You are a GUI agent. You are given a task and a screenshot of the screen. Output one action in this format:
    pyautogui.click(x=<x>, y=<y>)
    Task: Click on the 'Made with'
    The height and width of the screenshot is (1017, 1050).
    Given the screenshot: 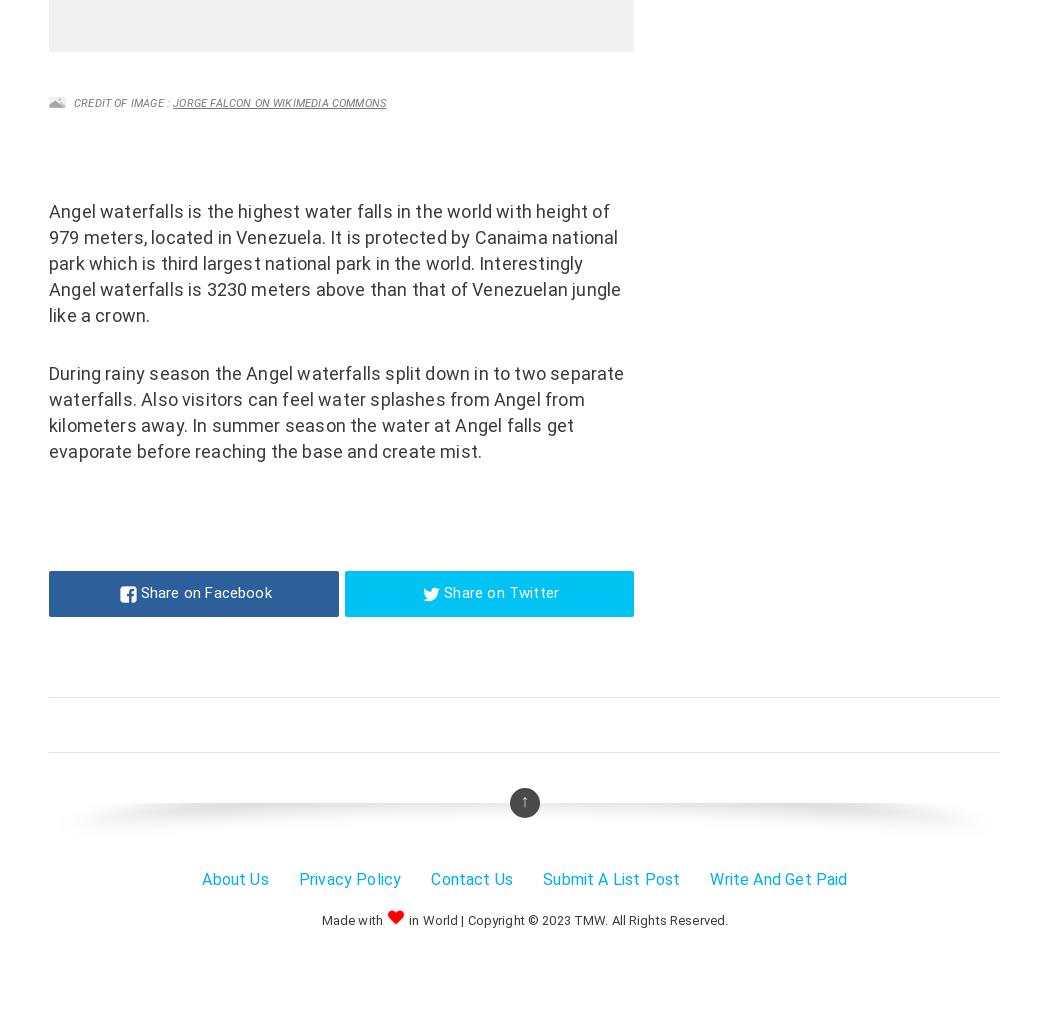 What is the action you would take?
    pyautogui.click(x=320, y=918)
    